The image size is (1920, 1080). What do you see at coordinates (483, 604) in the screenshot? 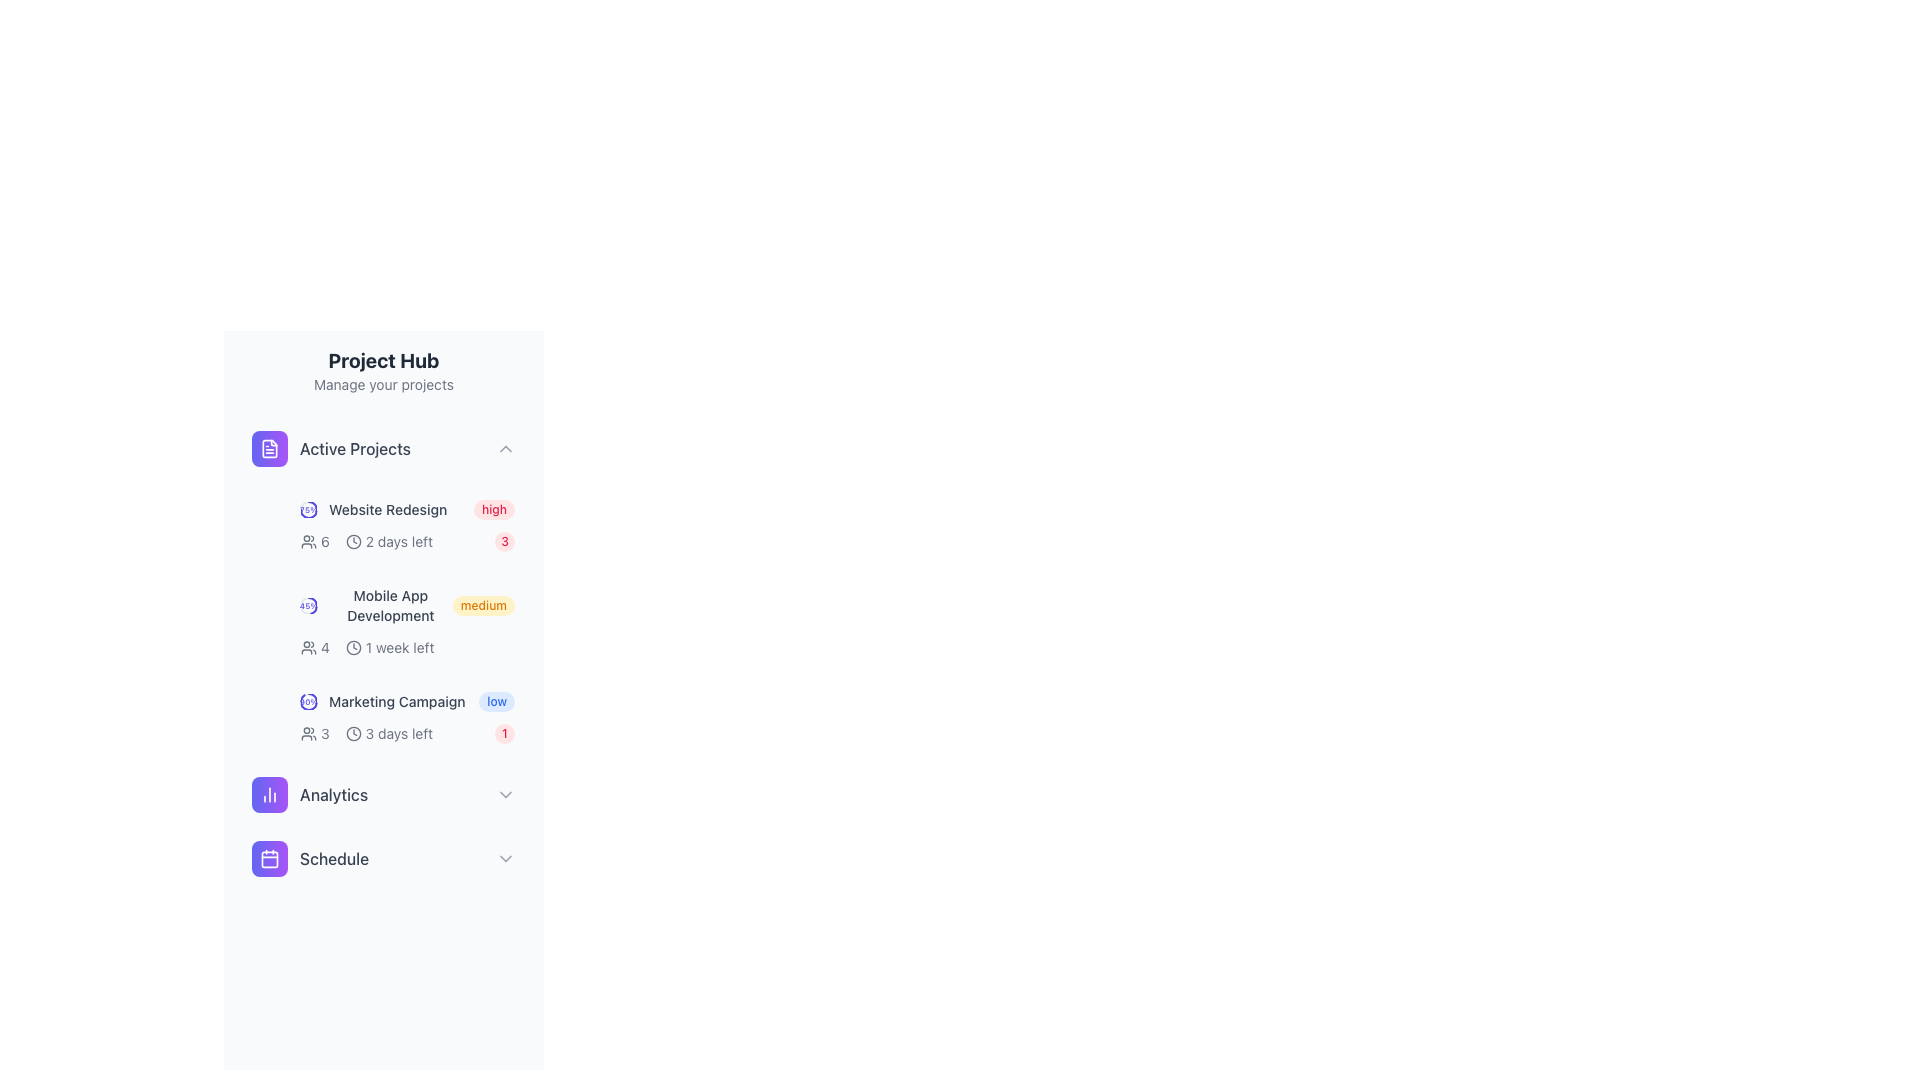
I see `the pill-shaped text label with the word 'medium' in lowercase, featuring a light amber background and amber text, located next to the project title 'Mobile App Development' in the 'Active Projects' section of the 'Project Hub'` at bounding box center [483, 604].